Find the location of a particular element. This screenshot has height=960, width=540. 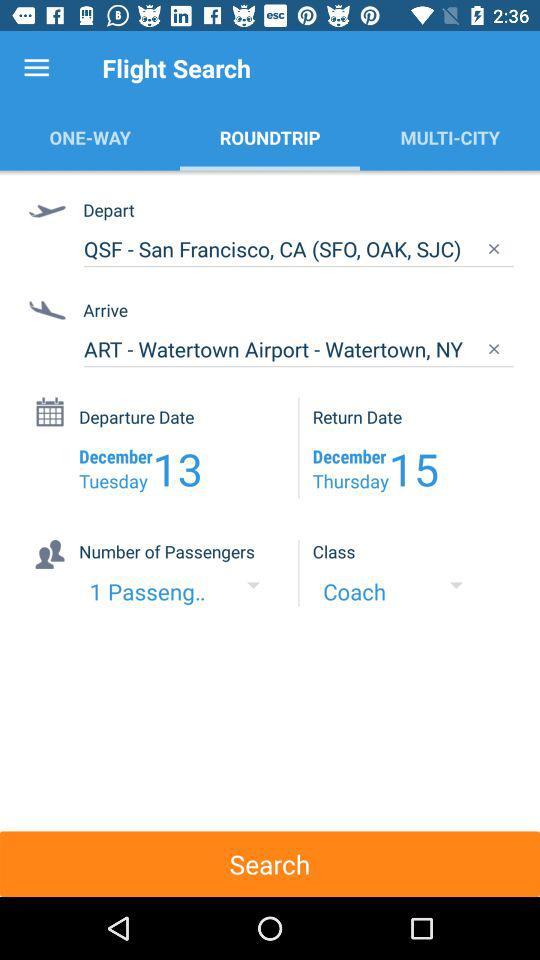

the icon beside departure date is located at coordinates (50, 418).